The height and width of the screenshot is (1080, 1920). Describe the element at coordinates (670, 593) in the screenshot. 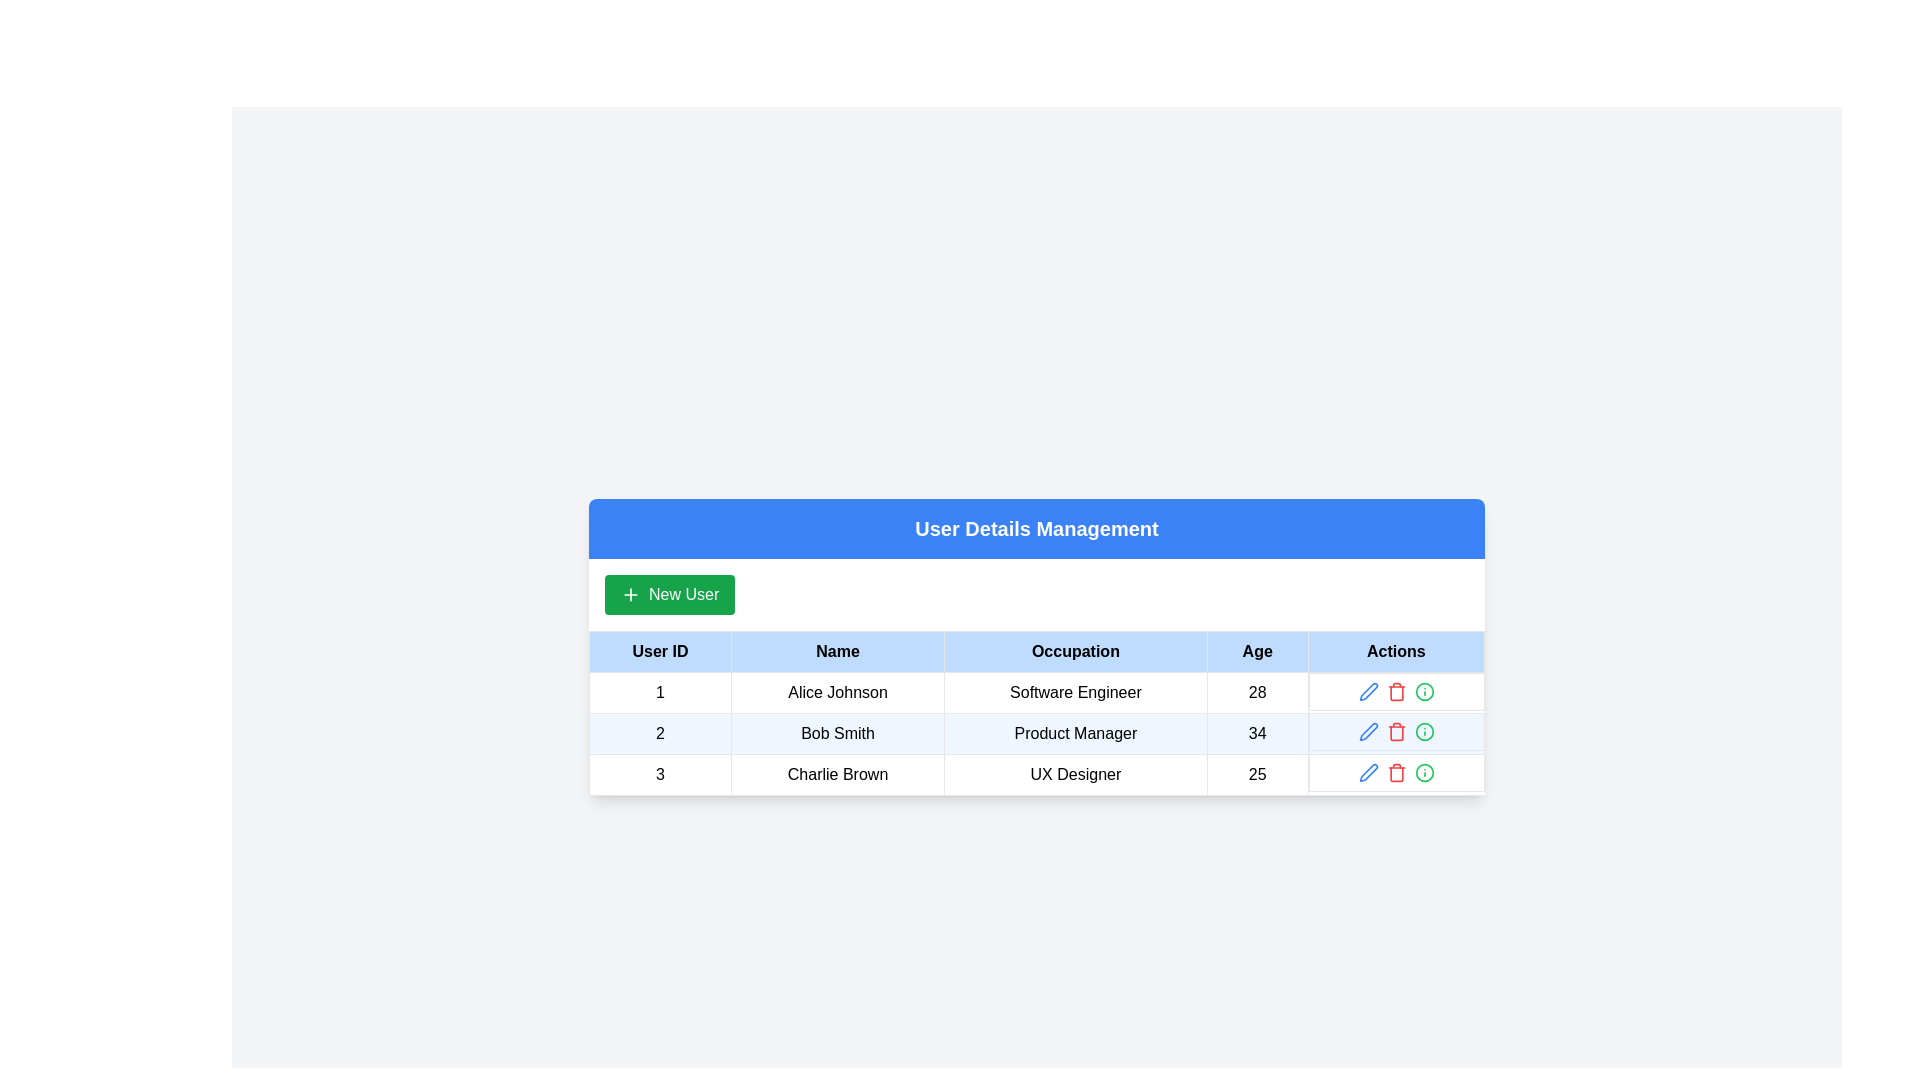

I see `keyboard navigation` at that location.